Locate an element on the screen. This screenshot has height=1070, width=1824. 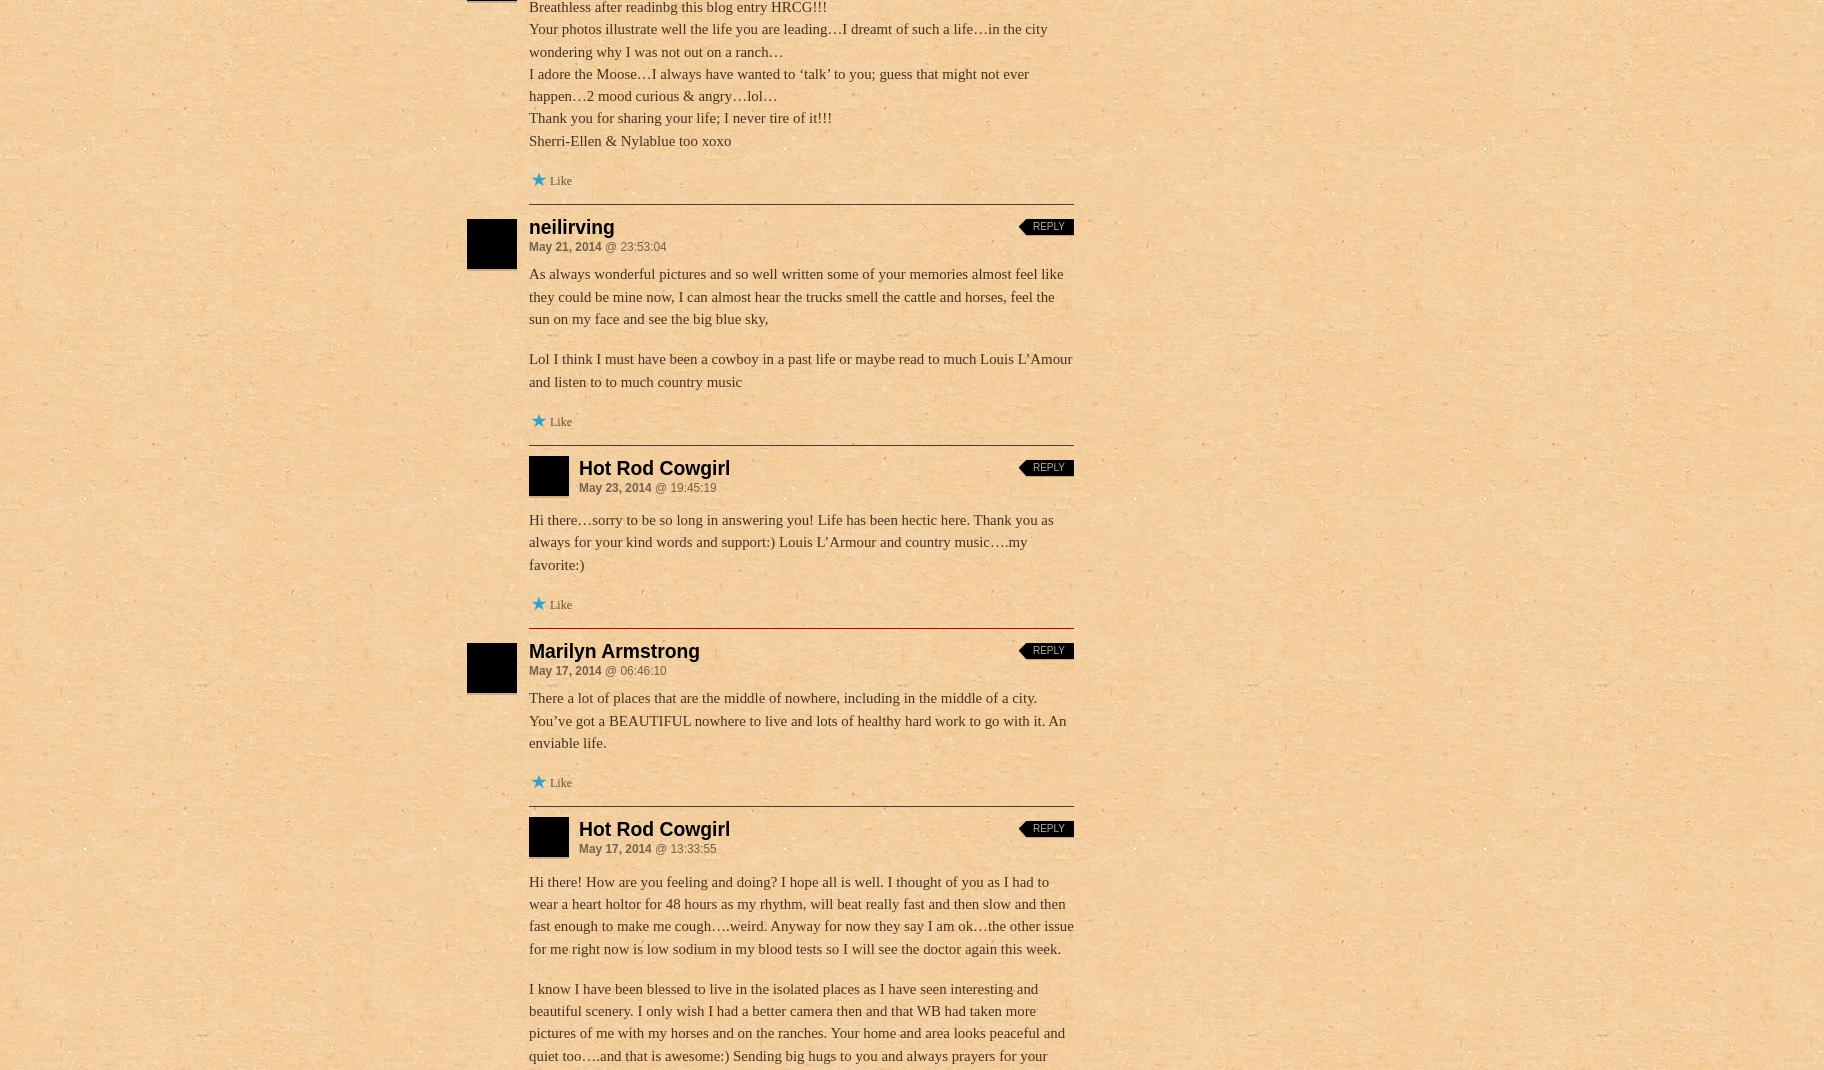
'I adore the Moose…I always have wanted to ‘talk’ to you; guess that might not ever happen…2 mood curious & angry…lol…' is located at coordinates (778, 83).